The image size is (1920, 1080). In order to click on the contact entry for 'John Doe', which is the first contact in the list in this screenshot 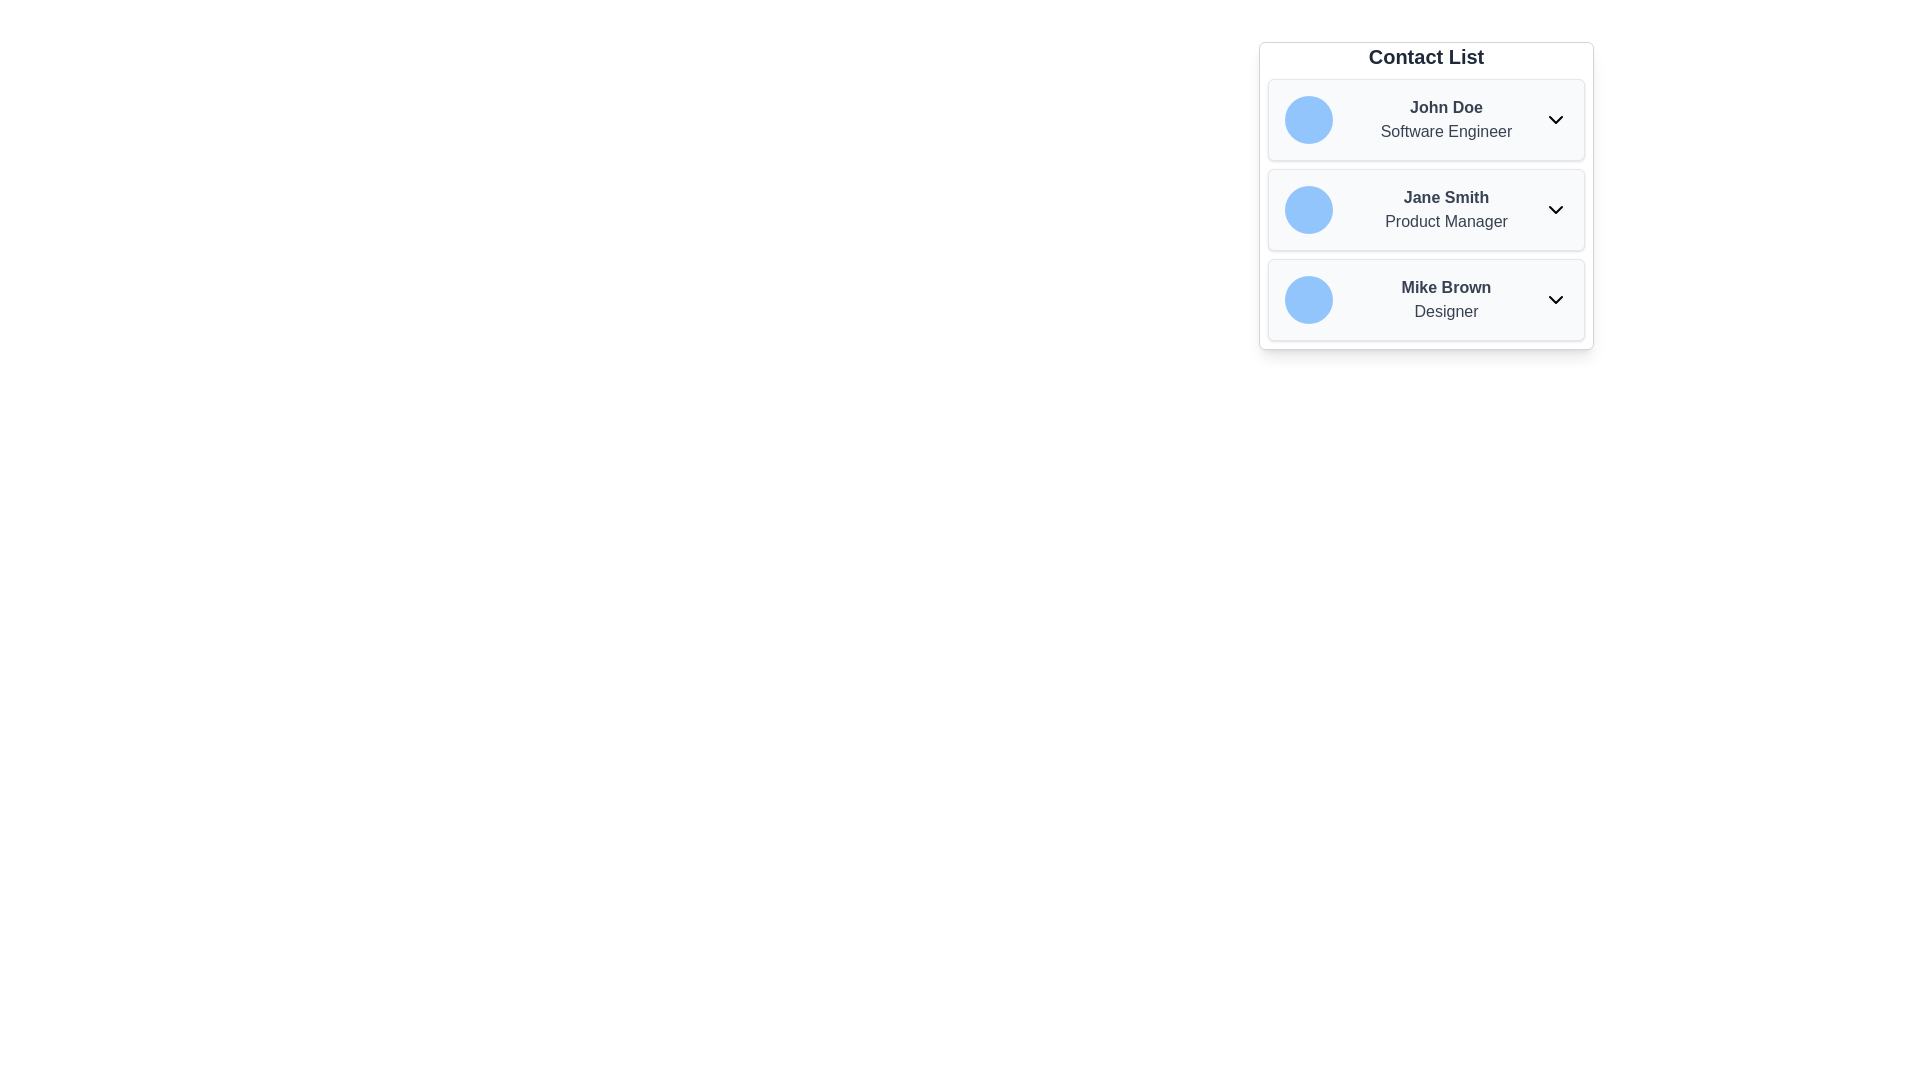, I will do `click(1425, 119)`.